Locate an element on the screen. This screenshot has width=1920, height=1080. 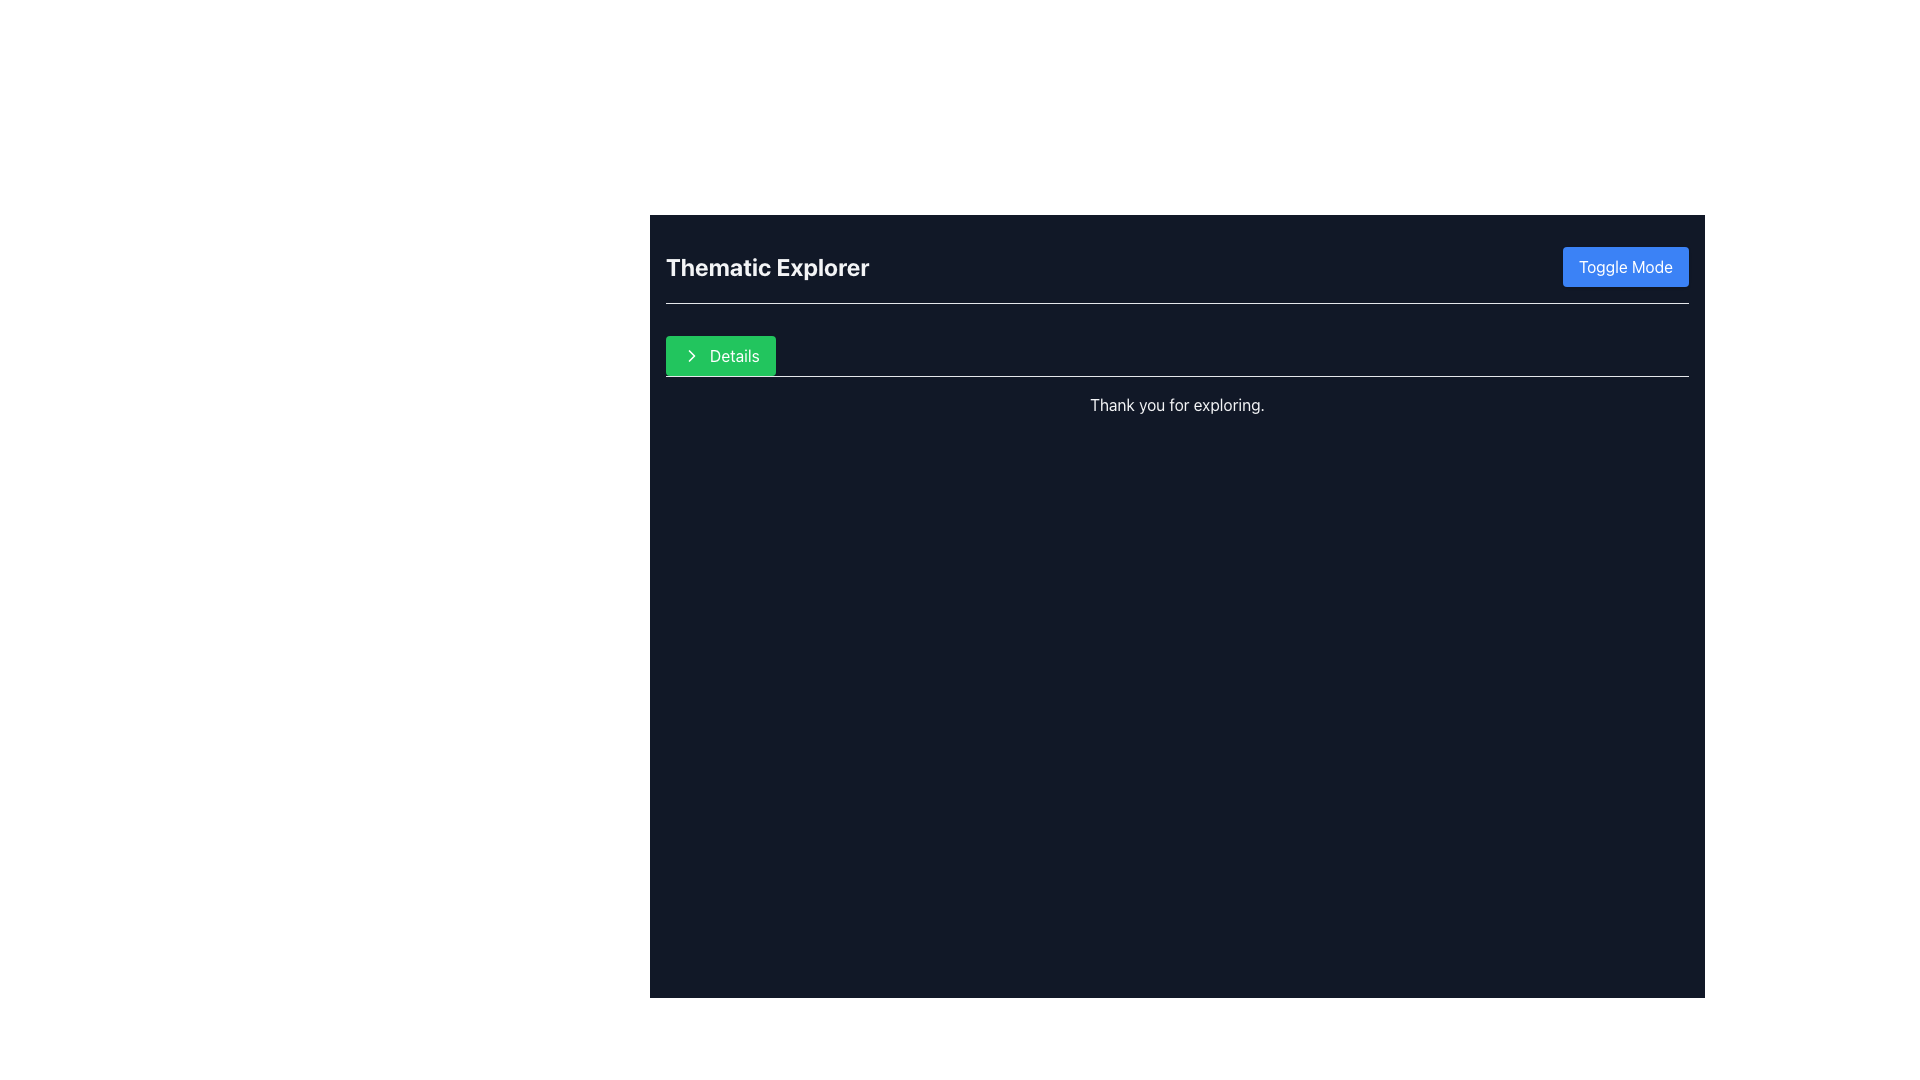
the chevron icon located to the left of the 'Details' button, which indicates further information or navigation is located at coordinates (691, 354).